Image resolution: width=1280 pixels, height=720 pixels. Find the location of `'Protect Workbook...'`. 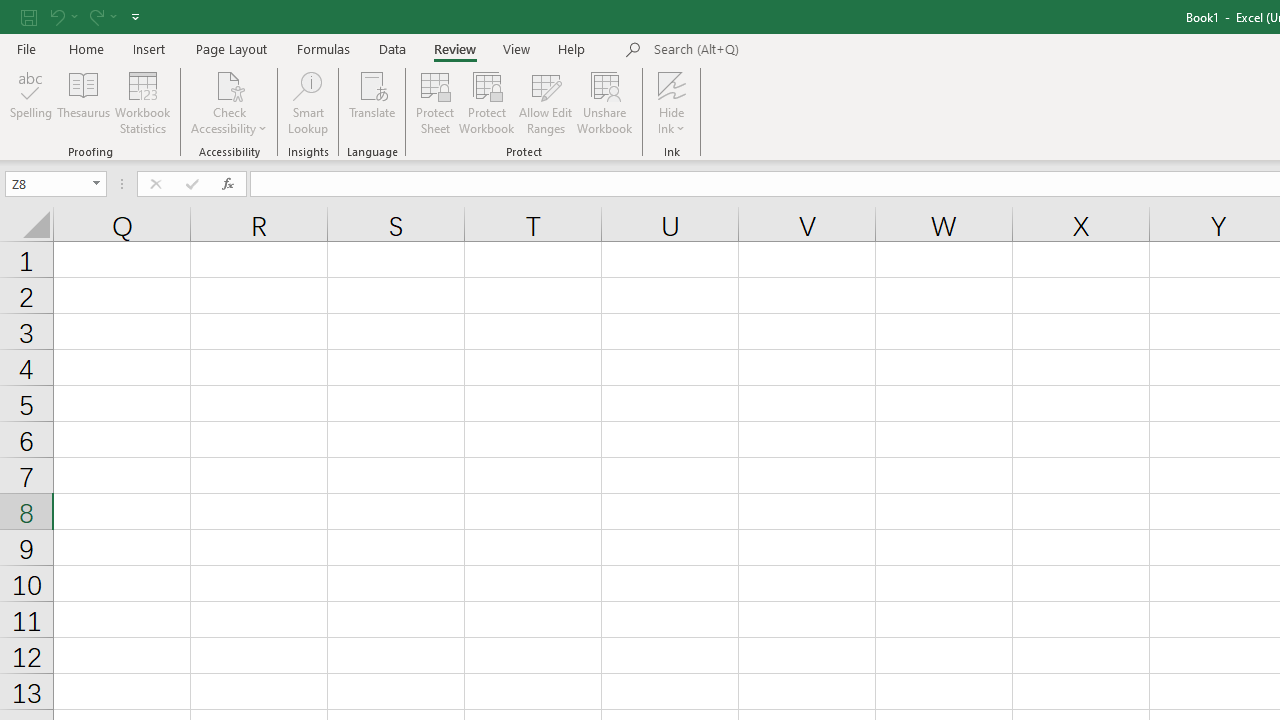

'Protect Workbook...' is located at coordinates (487, 103).